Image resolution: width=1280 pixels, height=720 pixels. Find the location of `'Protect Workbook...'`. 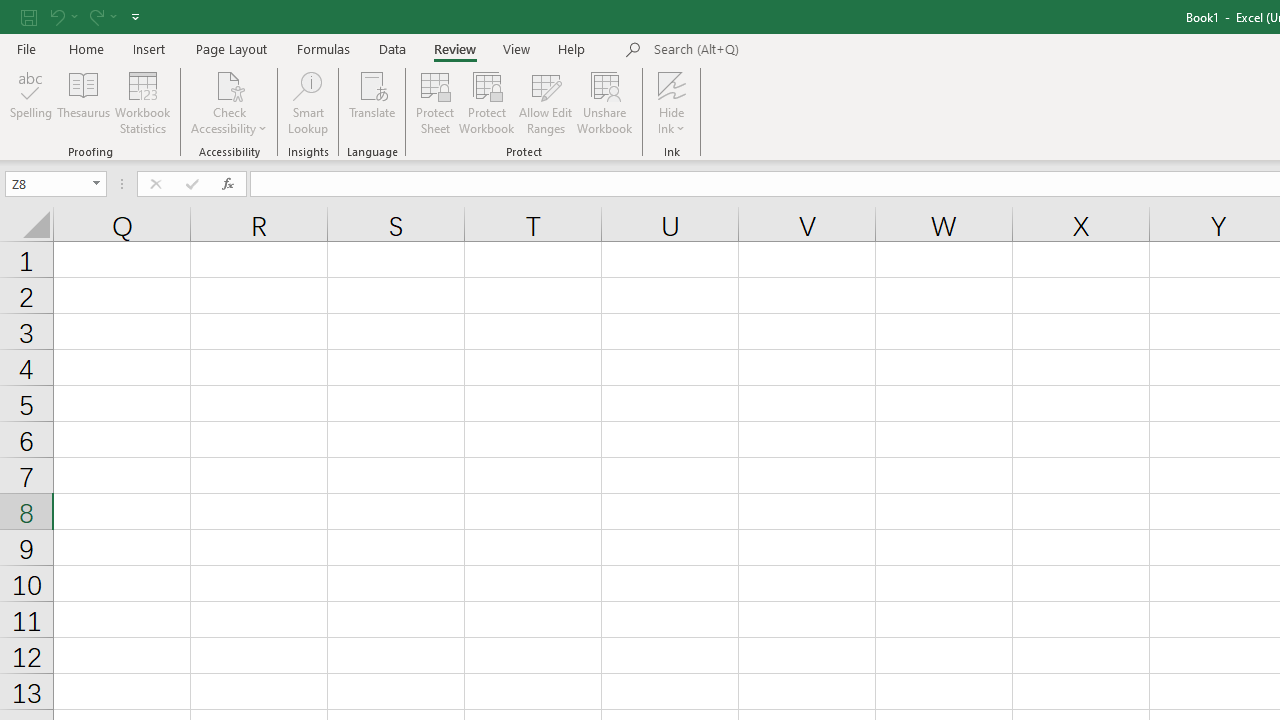

'Protect Workbook...' is located at coordinates (487, 103).